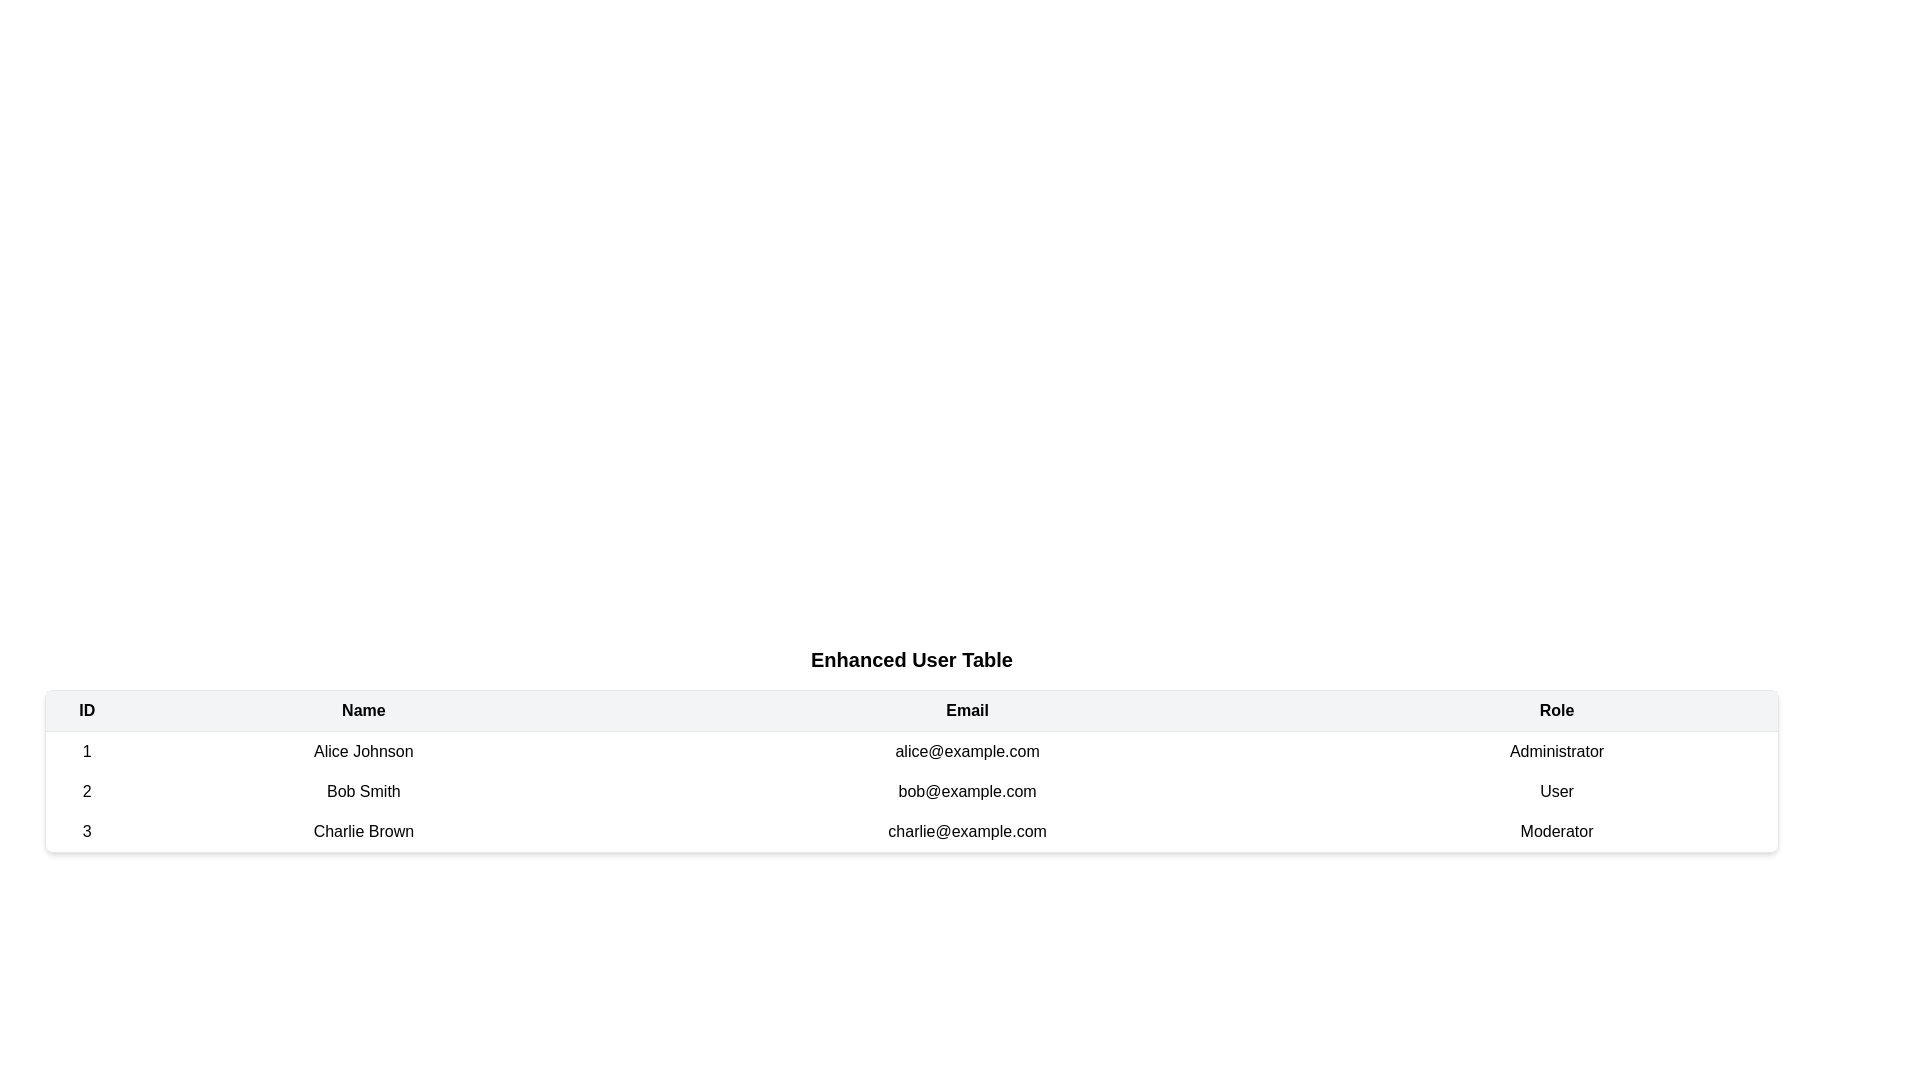 This screenshot has height=1080, width=1920. I want to click on the static text component displaying the unique ID for user 'Bob Smith' in the second row of the table under the 'ID' column, so click(86, 790).